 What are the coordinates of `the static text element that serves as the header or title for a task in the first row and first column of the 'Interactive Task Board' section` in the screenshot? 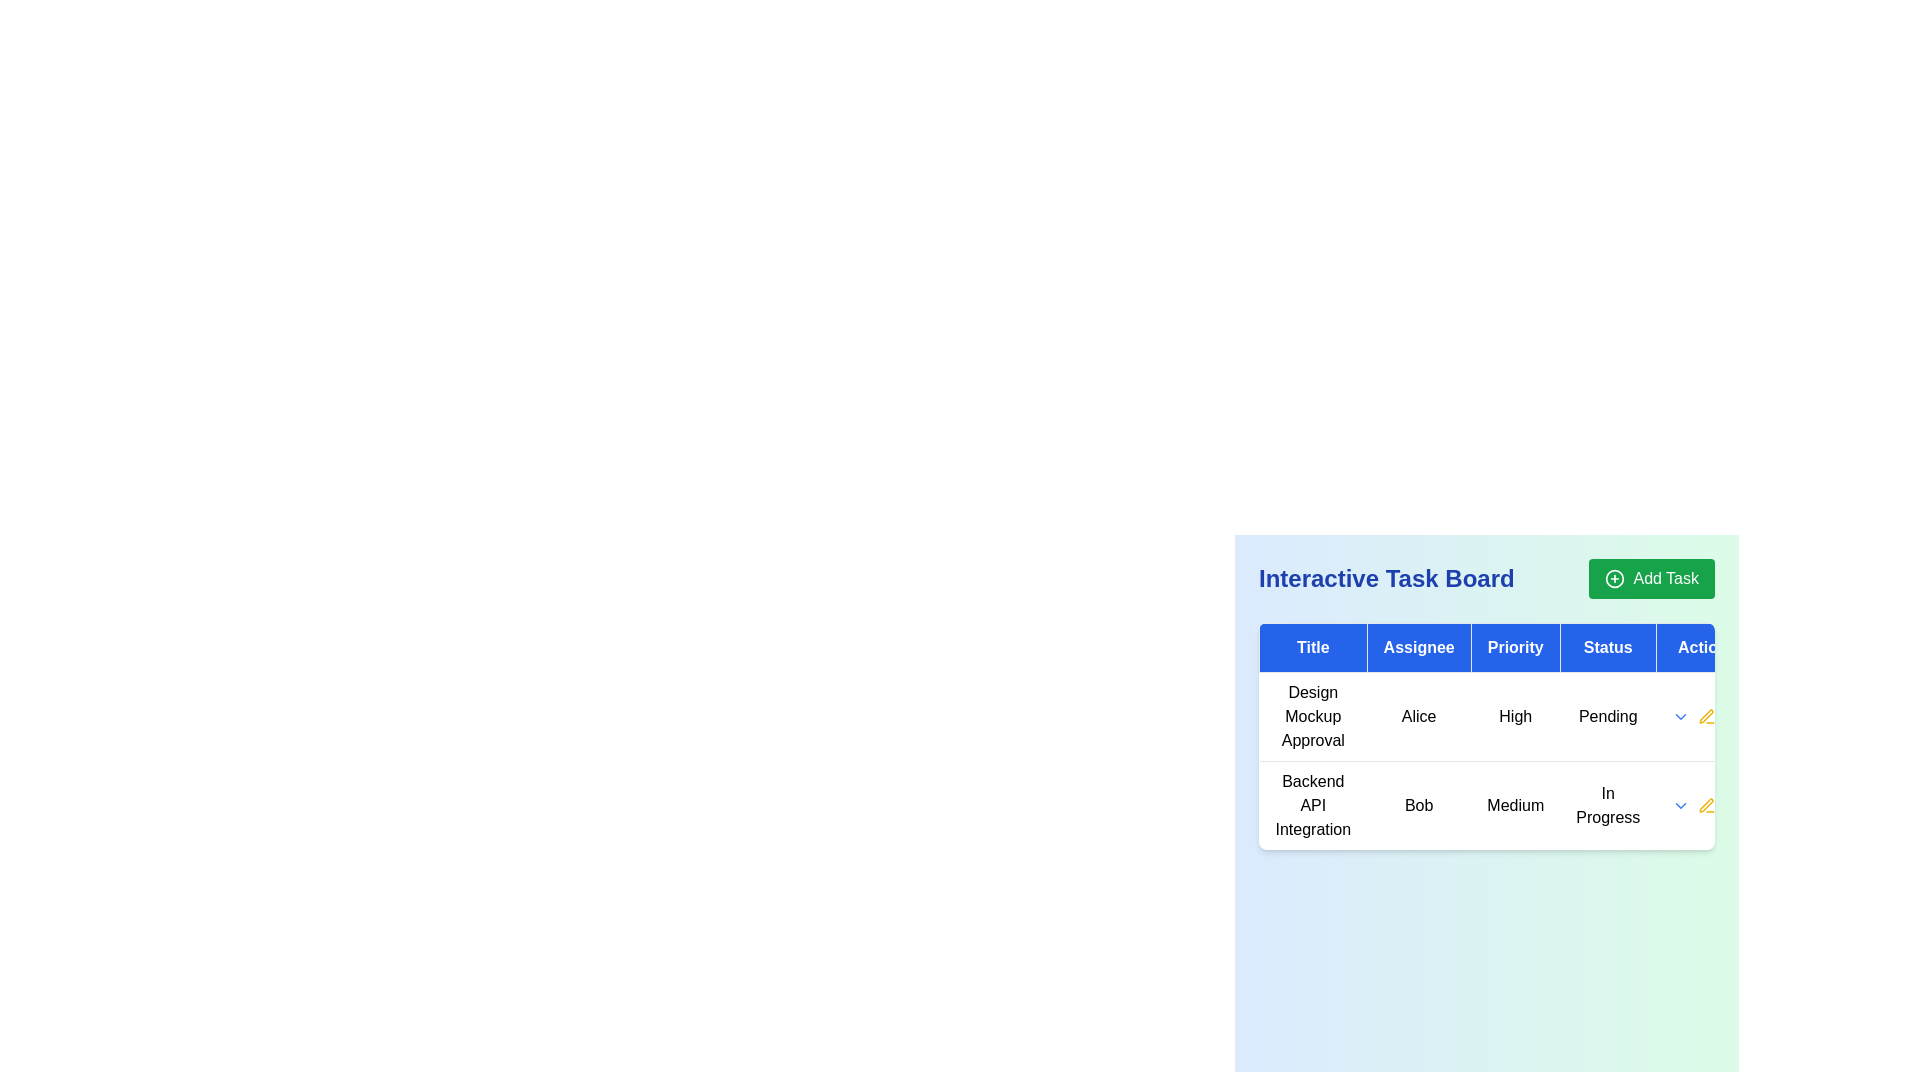 It's located at (1313, 716).